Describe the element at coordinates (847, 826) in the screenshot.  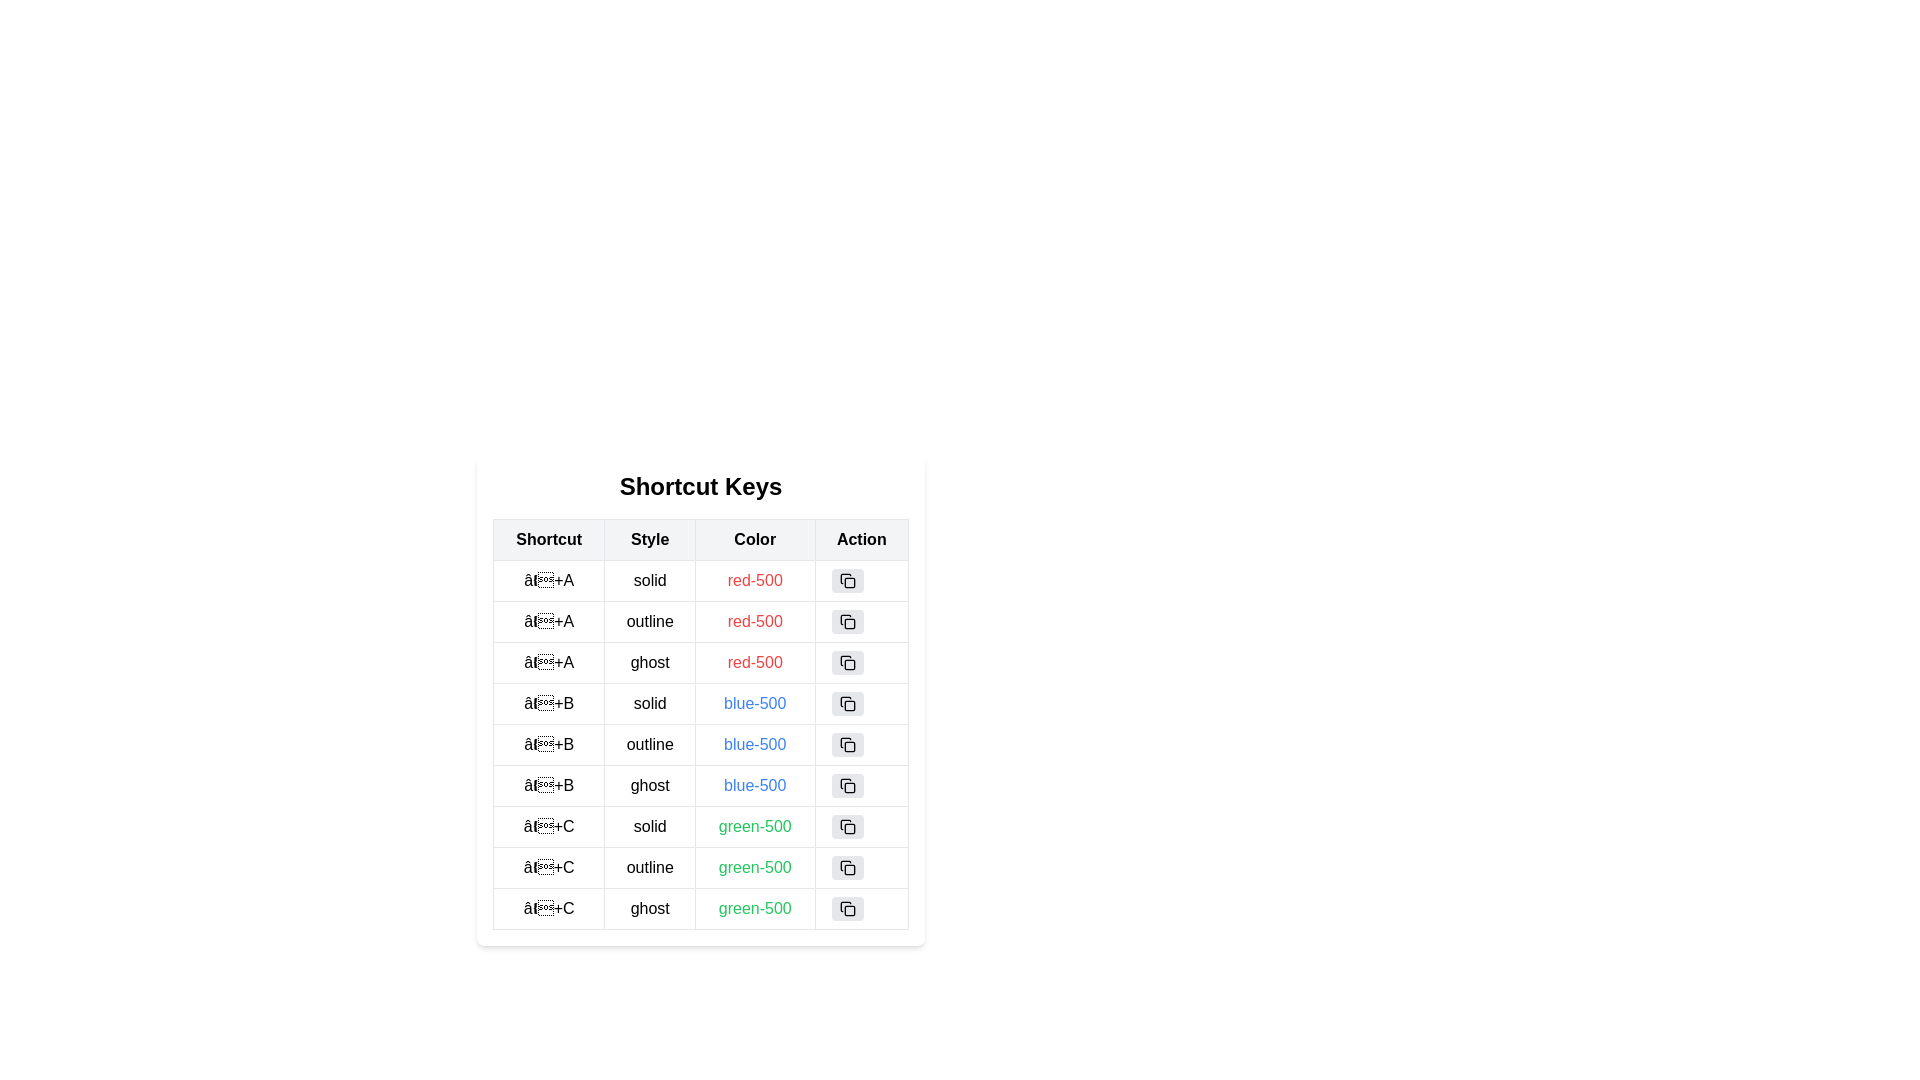
I see `the copy action icon, which resembles two overlapping rectangles with a gray color and rounded corners, located in the Action column of the Shortcut Keys table under the row labeled 'C'` at that location.